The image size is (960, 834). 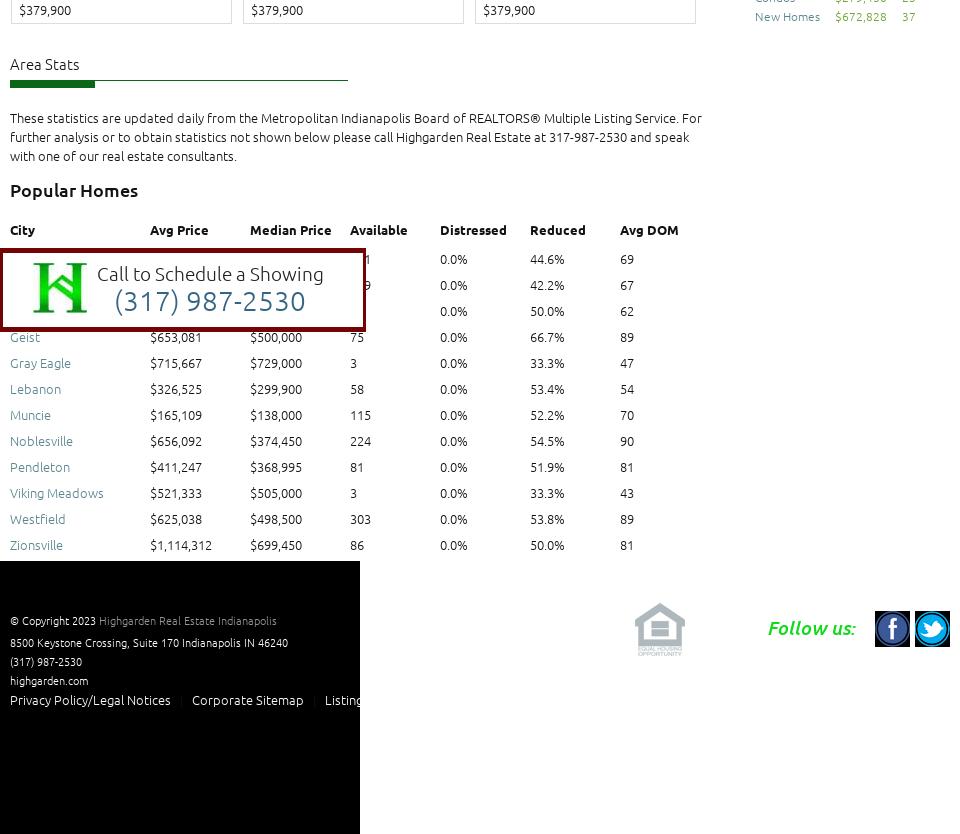 What do you see at coordinates (289, 228) in the screenshot?
I see `'Median Price'` at bounding box center [289, 228].